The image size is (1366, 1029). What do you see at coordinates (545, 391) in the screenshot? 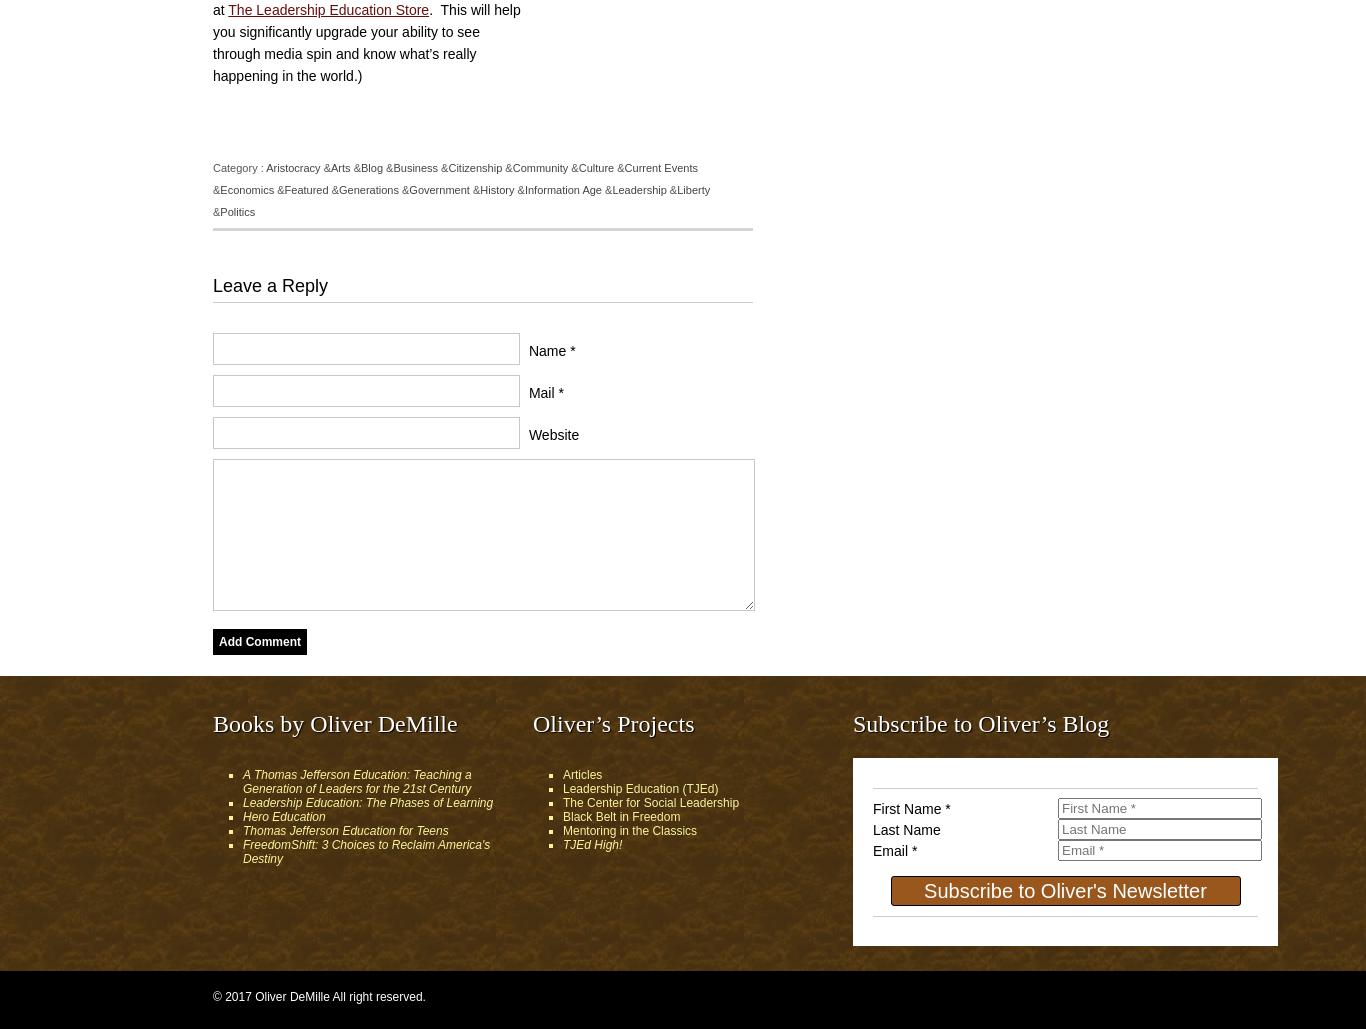
I see `'Mail *'` at bounding box center [545, 391].